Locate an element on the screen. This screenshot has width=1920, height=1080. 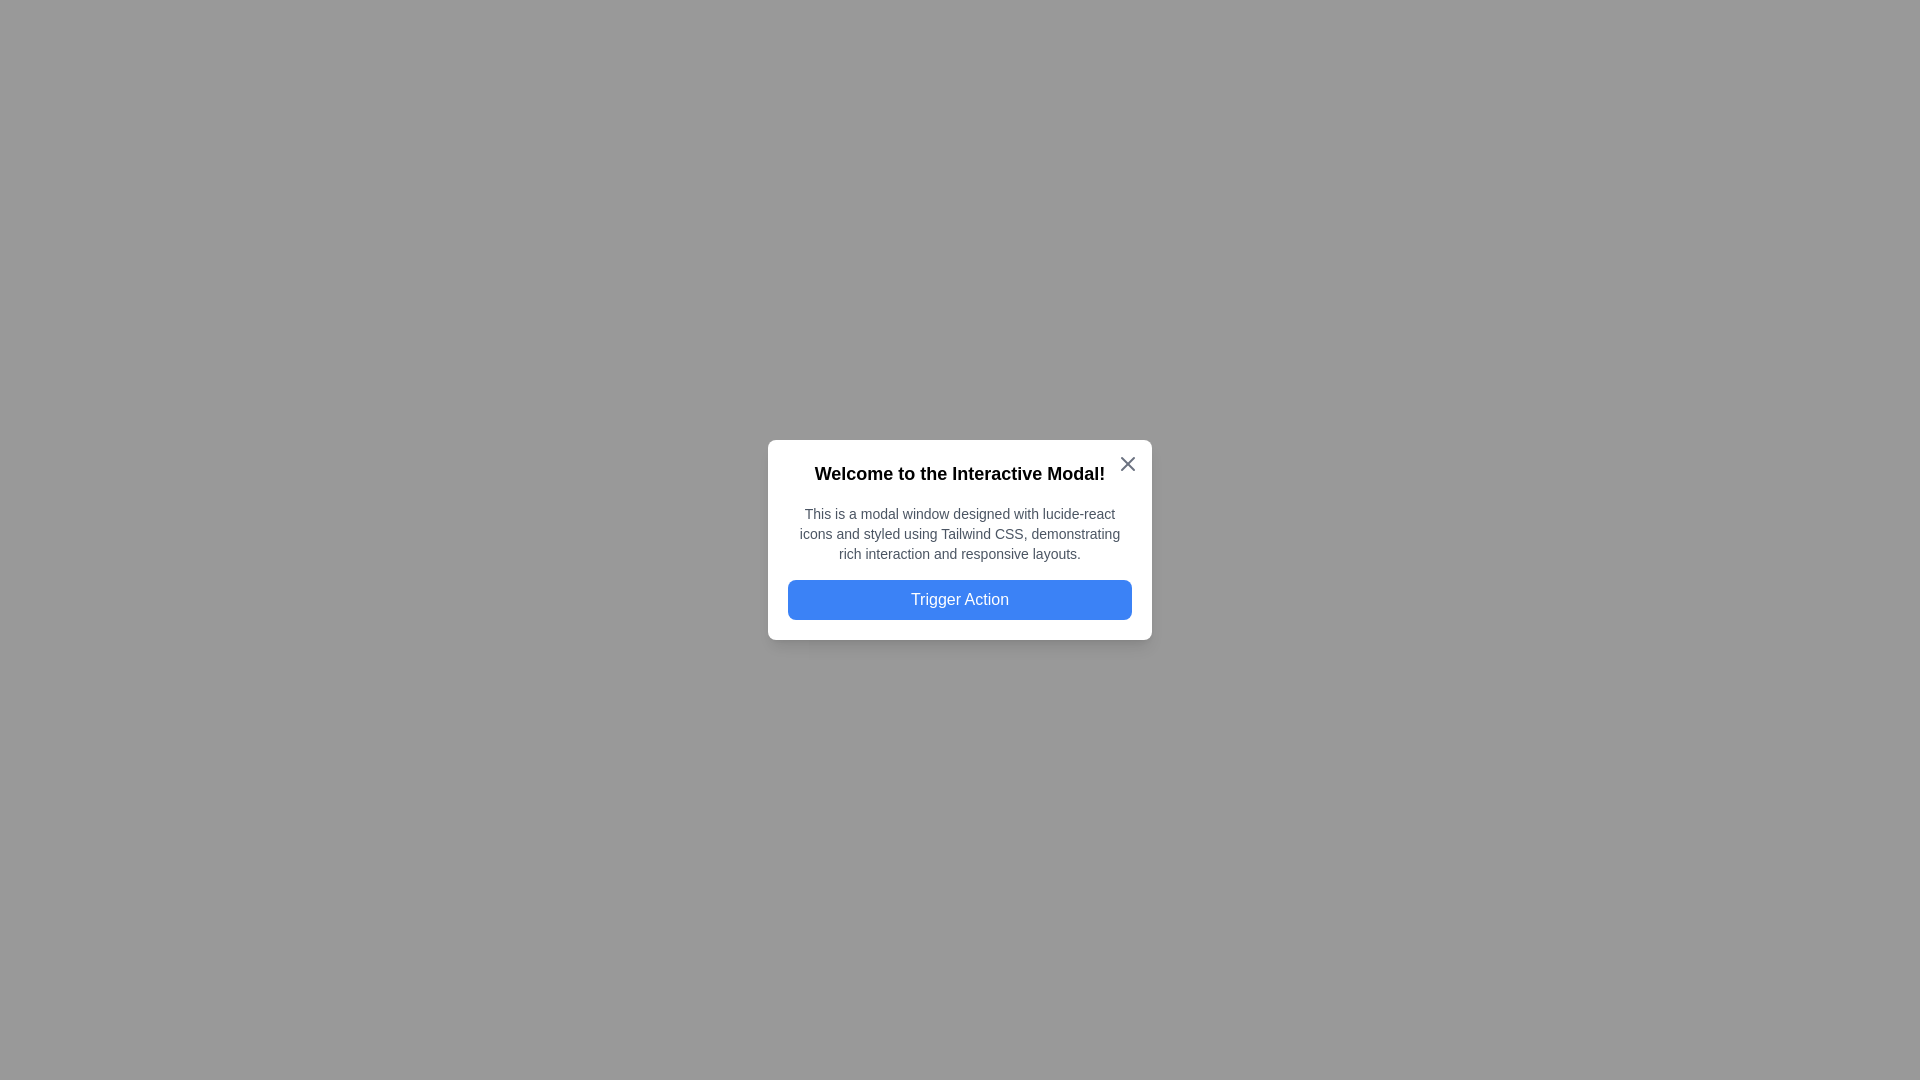
the Close button ('X' icon) is located at coordinates (1128, 463).